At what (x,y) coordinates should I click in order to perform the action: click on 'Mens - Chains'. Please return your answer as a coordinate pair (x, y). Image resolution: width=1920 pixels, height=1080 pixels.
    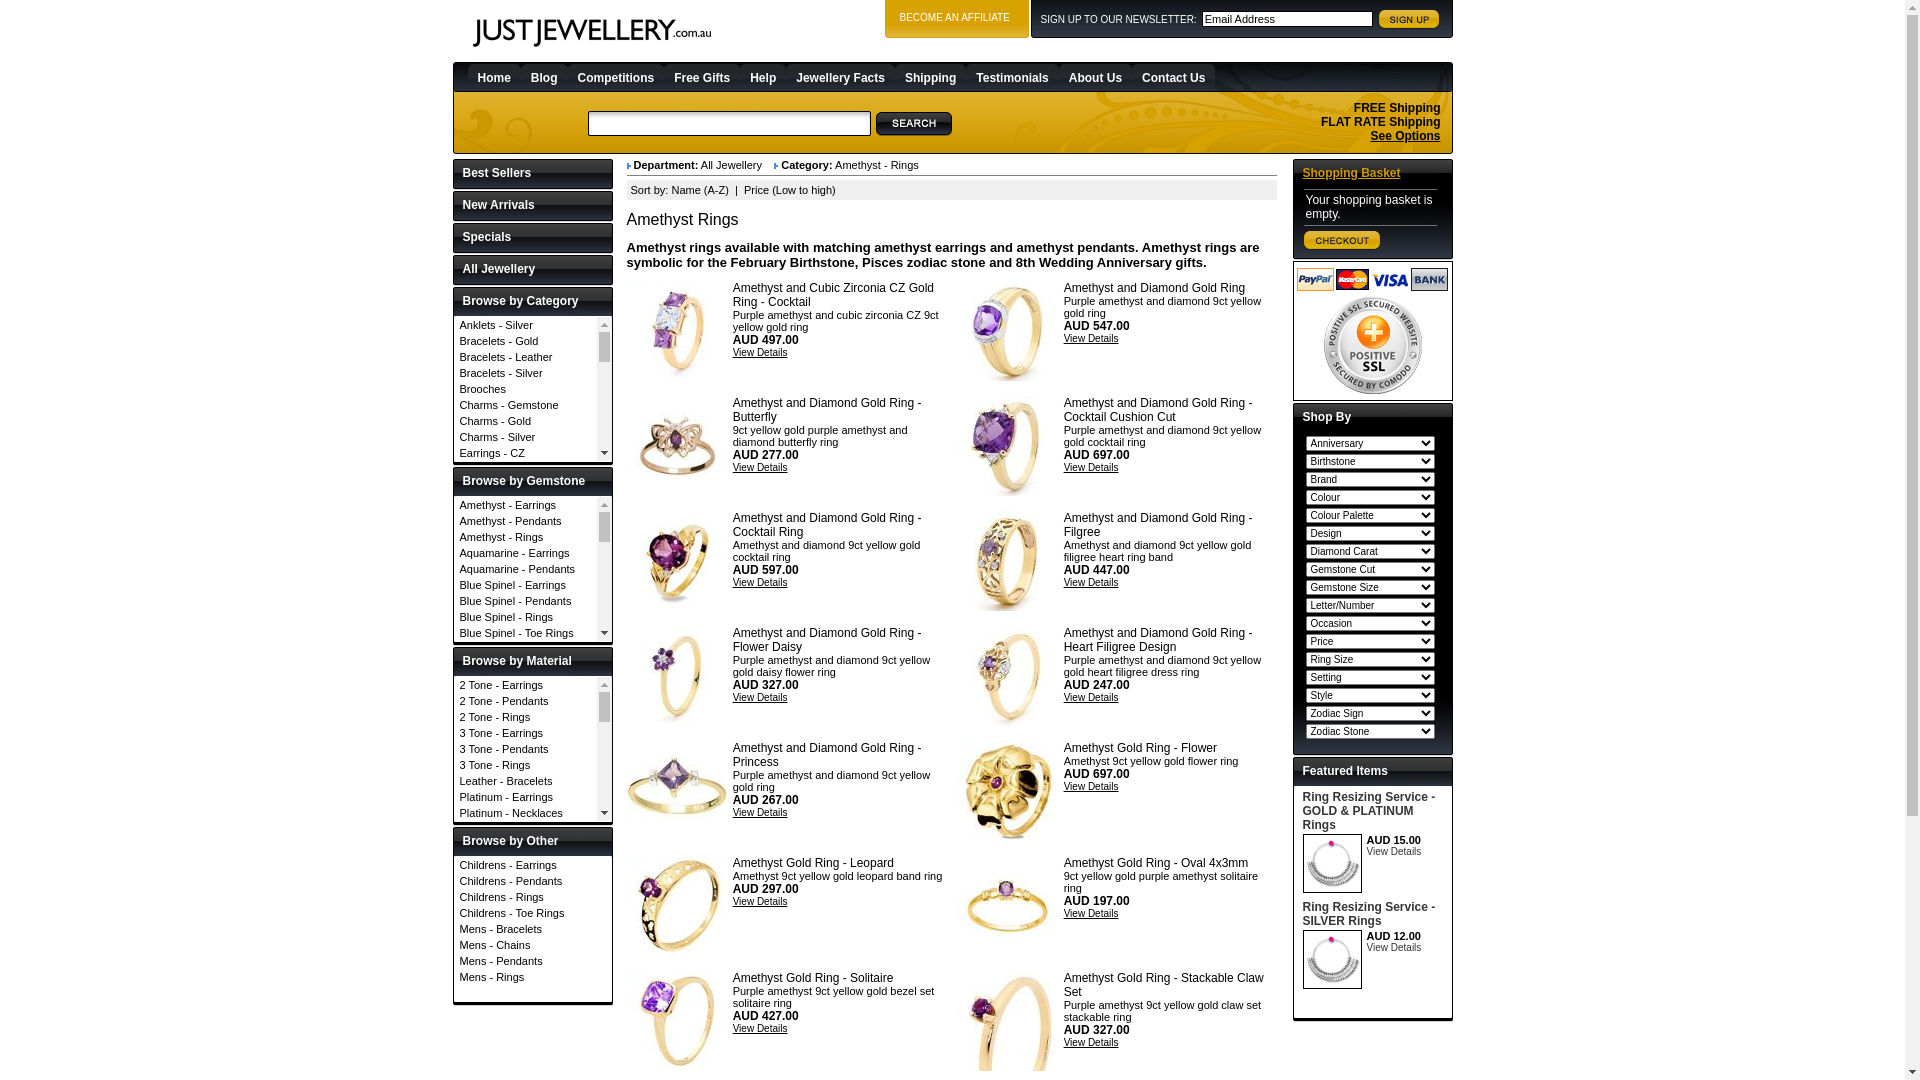
    Looking at the image, I should click on (532, 945).